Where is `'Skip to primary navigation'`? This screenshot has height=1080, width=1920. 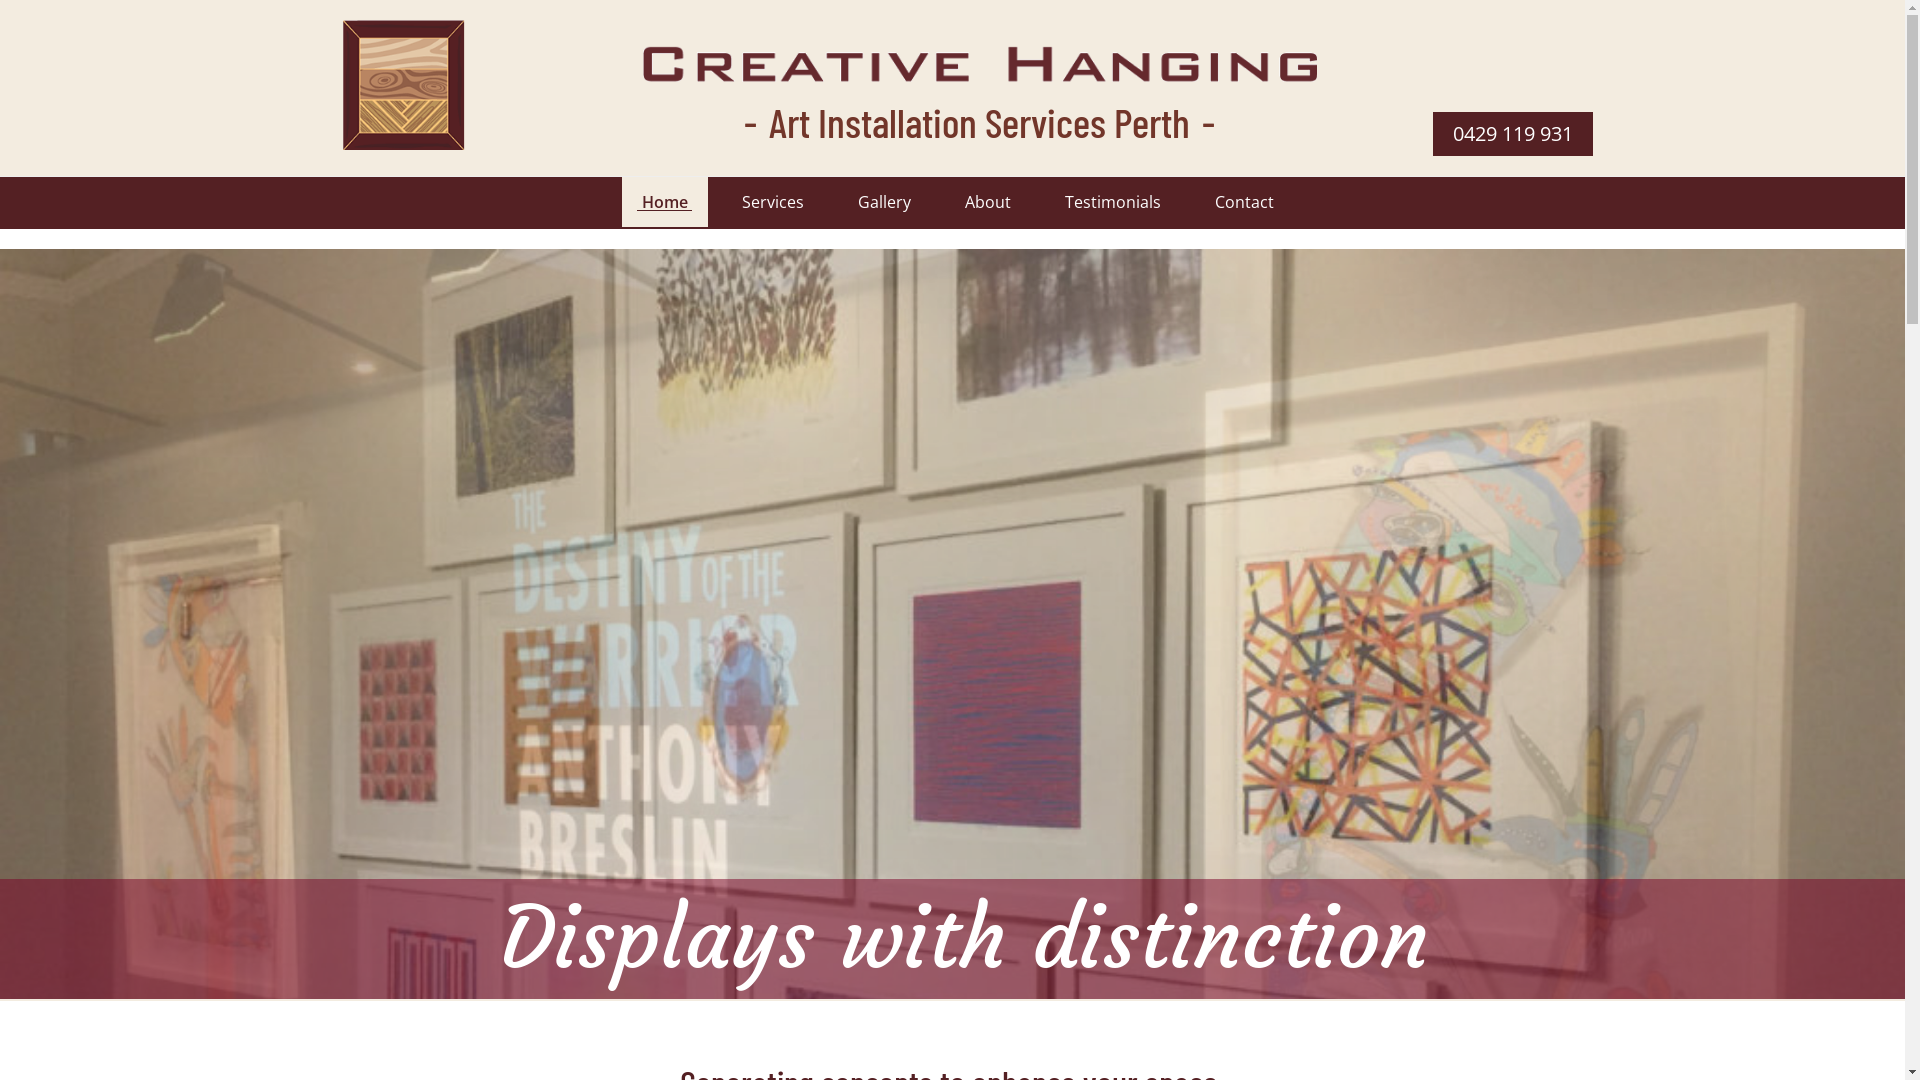
'Skip to primary navigation' is located at coordinates (0, 0).